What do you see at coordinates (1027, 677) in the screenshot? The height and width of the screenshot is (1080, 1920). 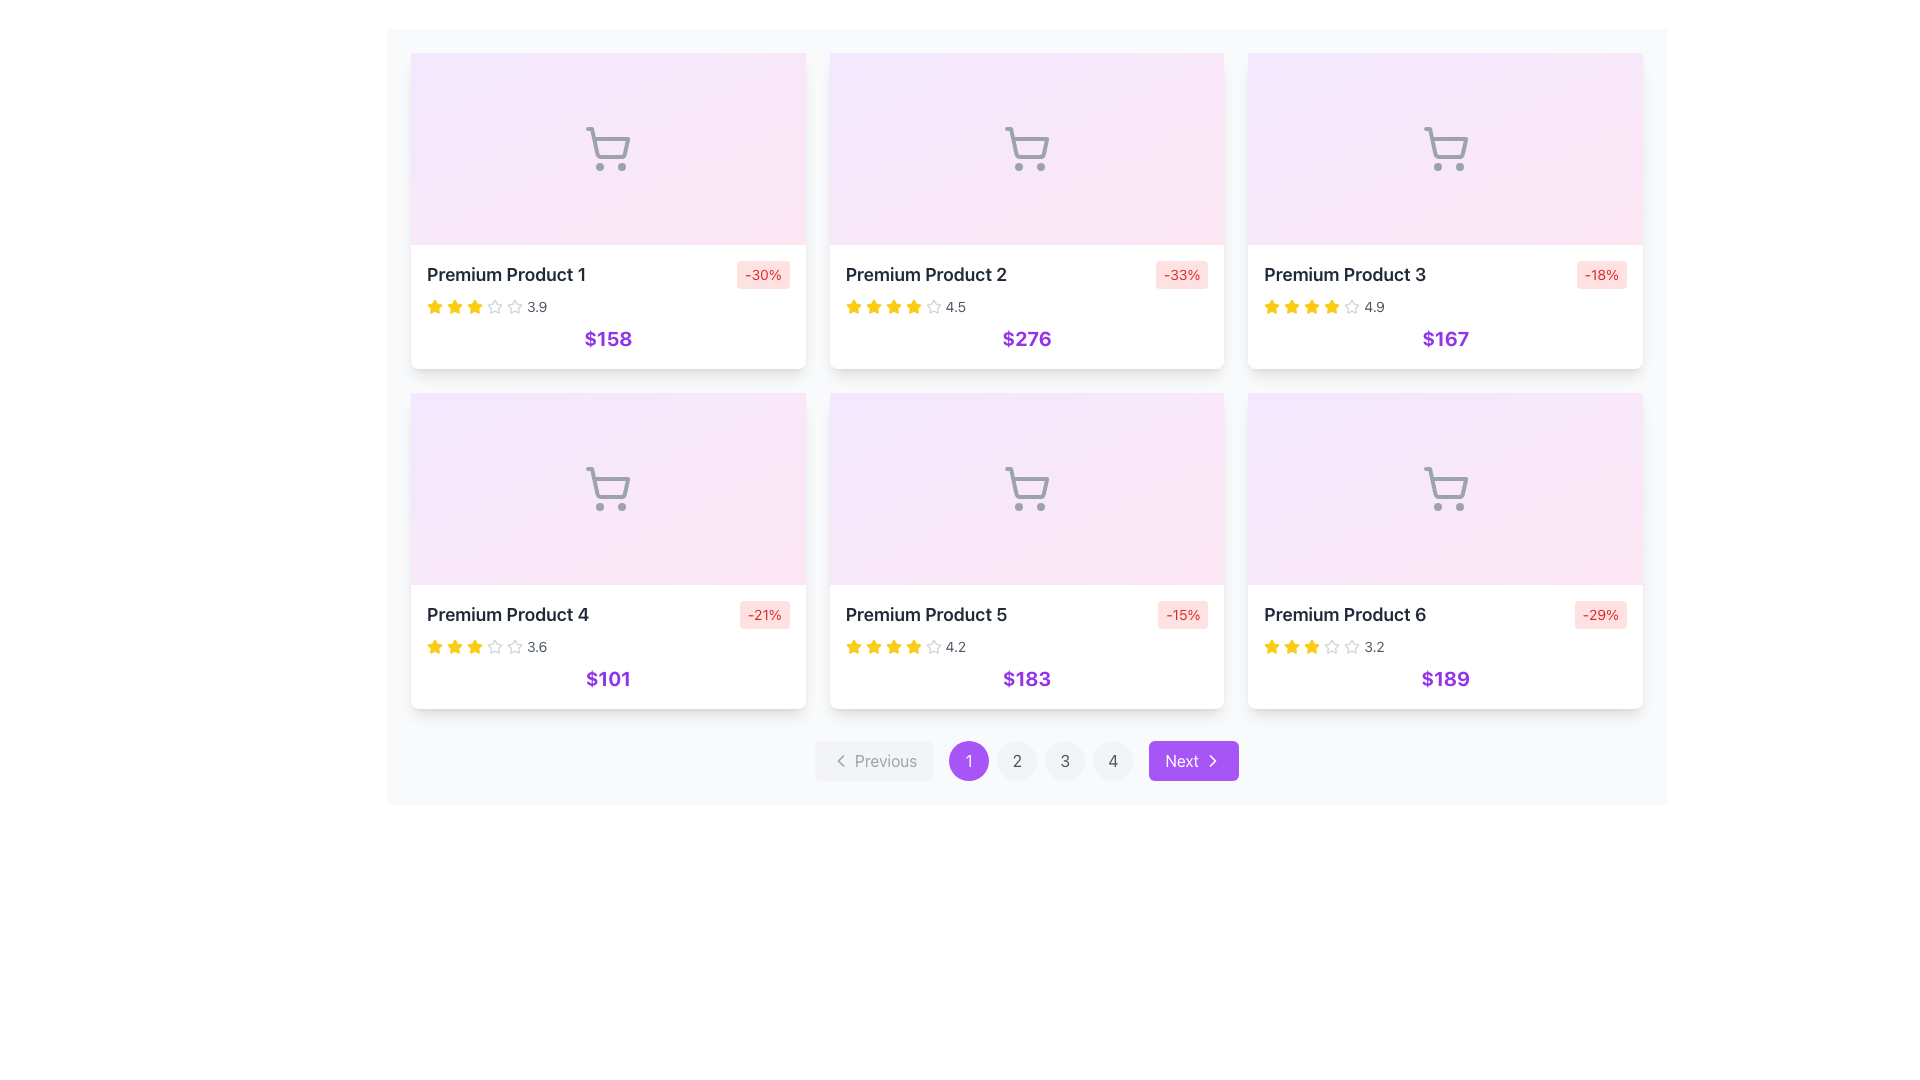 I see `the price label for the 'Premium Product 5' located at the bottom of its card` at bounding box center [1027, 677].